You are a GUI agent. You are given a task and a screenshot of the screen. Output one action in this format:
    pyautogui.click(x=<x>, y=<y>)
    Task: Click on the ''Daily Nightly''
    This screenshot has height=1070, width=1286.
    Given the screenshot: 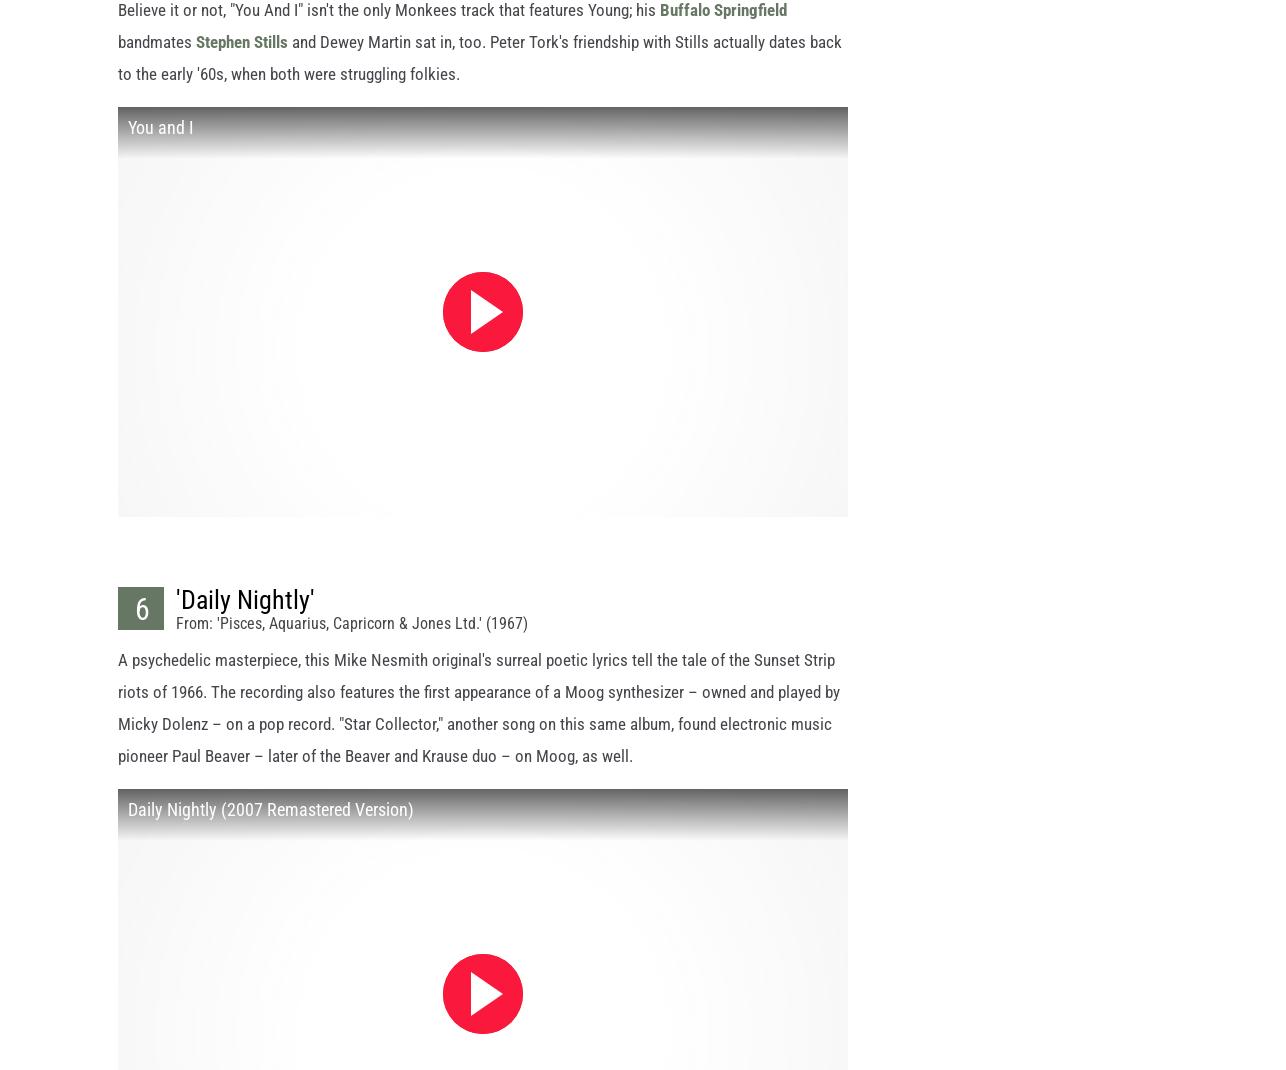 What is the action you would take?
    pyautogui.click(x=245, y=617)
    